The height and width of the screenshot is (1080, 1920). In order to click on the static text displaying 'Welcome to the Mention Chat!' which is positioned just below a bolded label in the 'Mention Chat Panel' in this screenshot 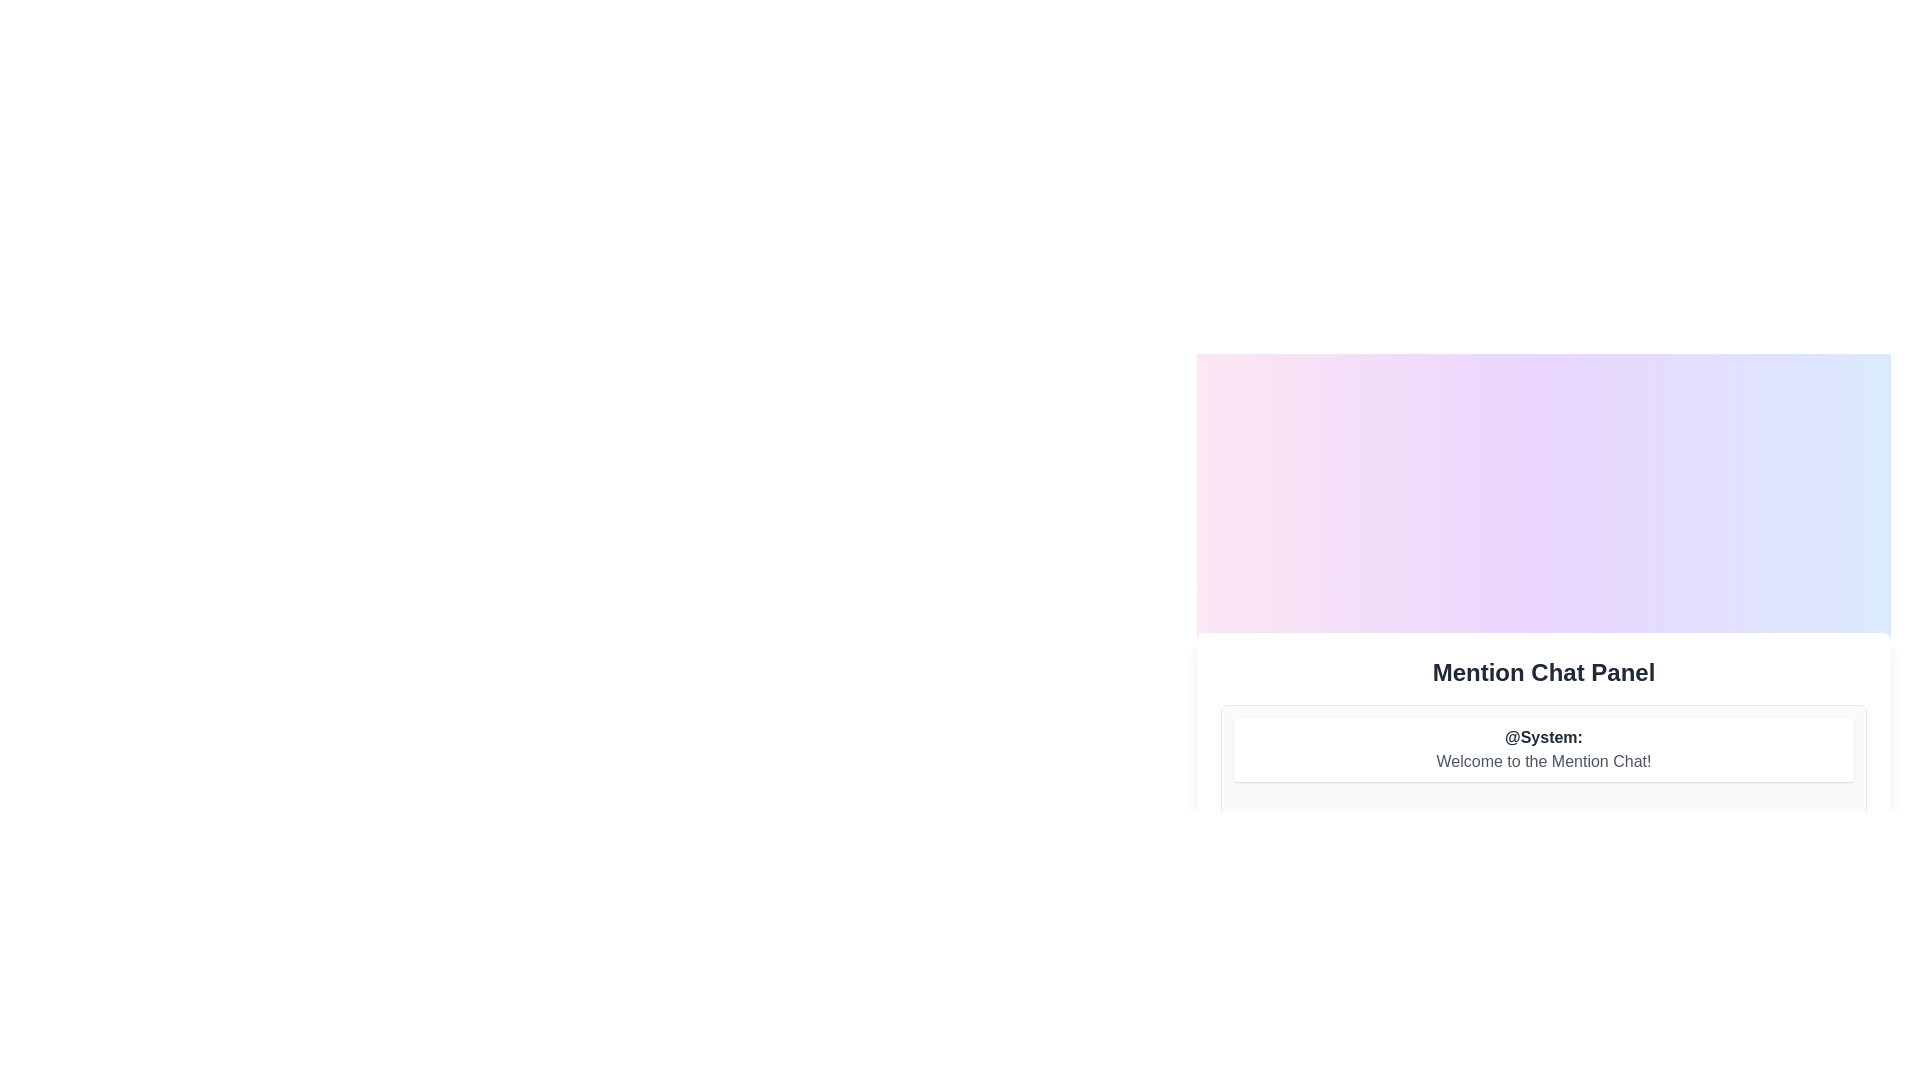, I will do `click(1543, 760)`.